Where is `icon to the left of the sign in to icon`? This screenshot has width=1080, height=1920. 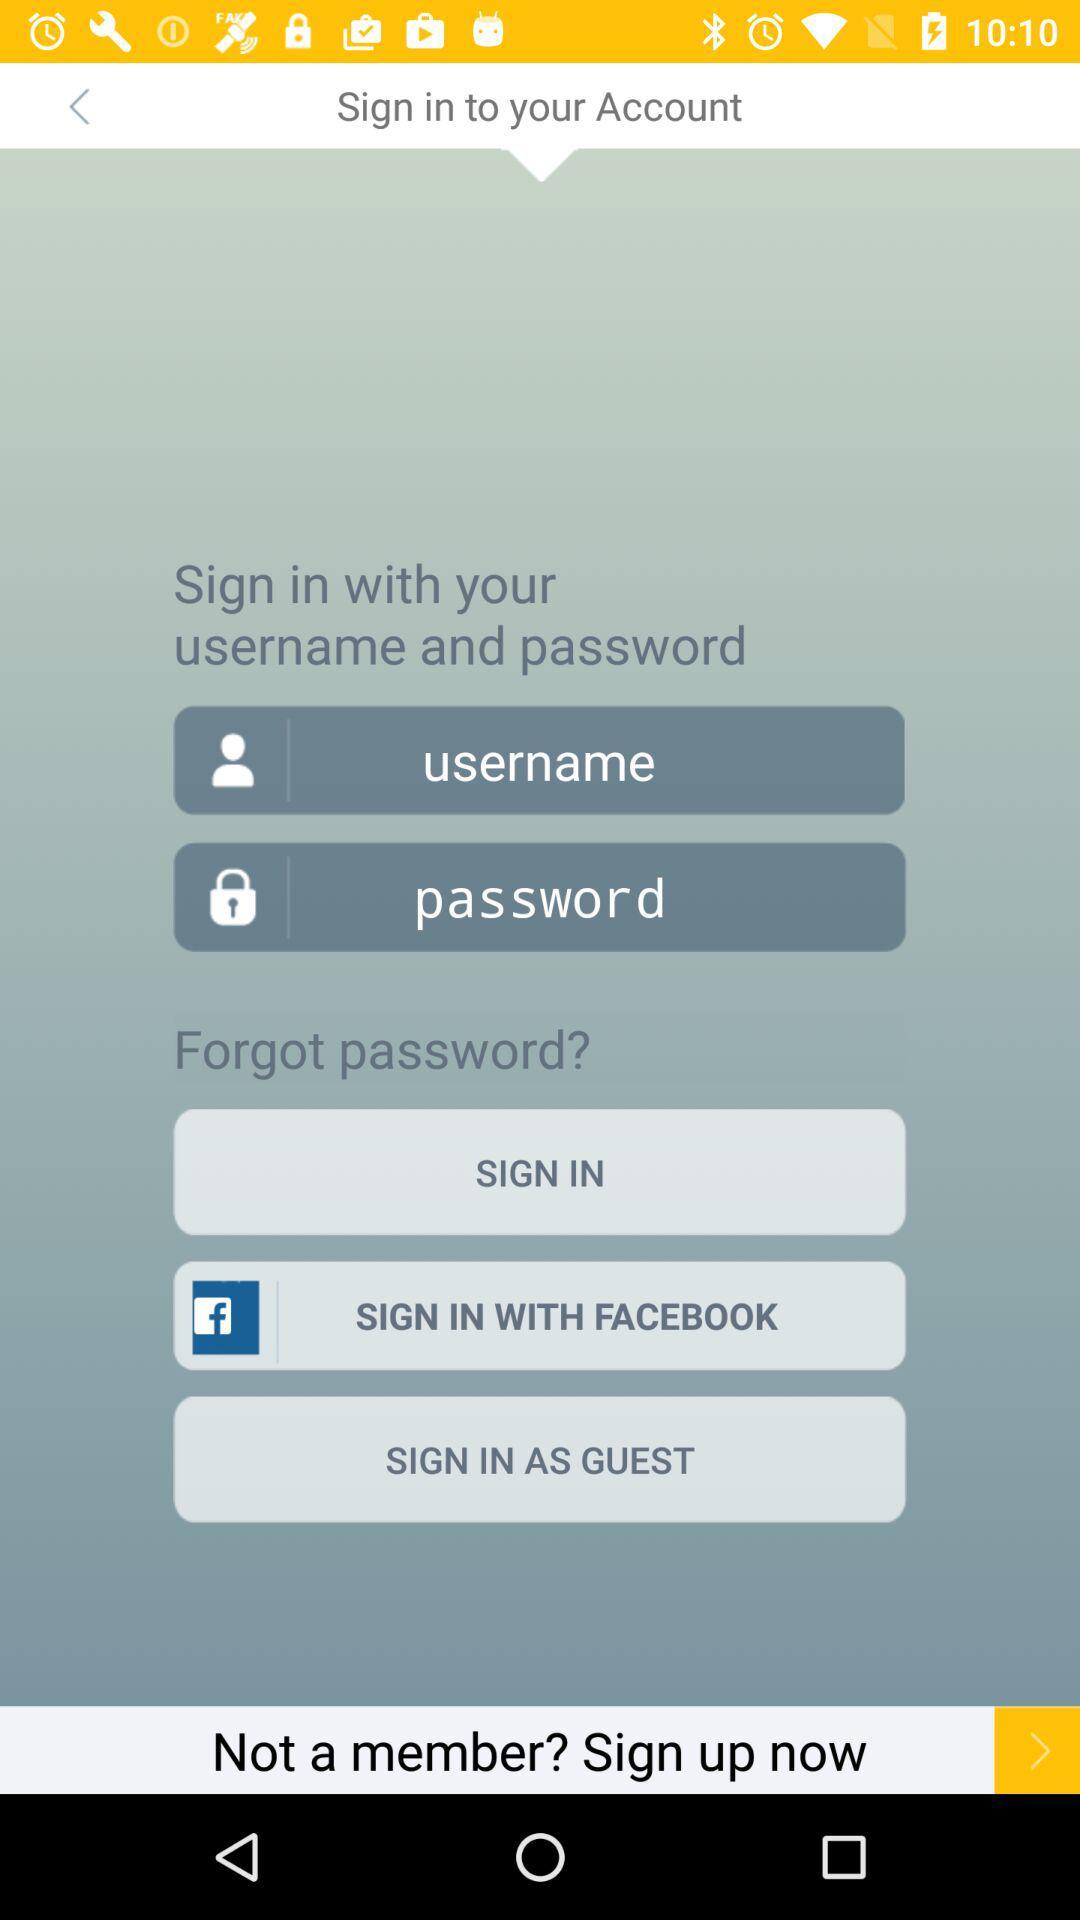 icon to the left of the sign in to icon is located at coordinates (77, 104).